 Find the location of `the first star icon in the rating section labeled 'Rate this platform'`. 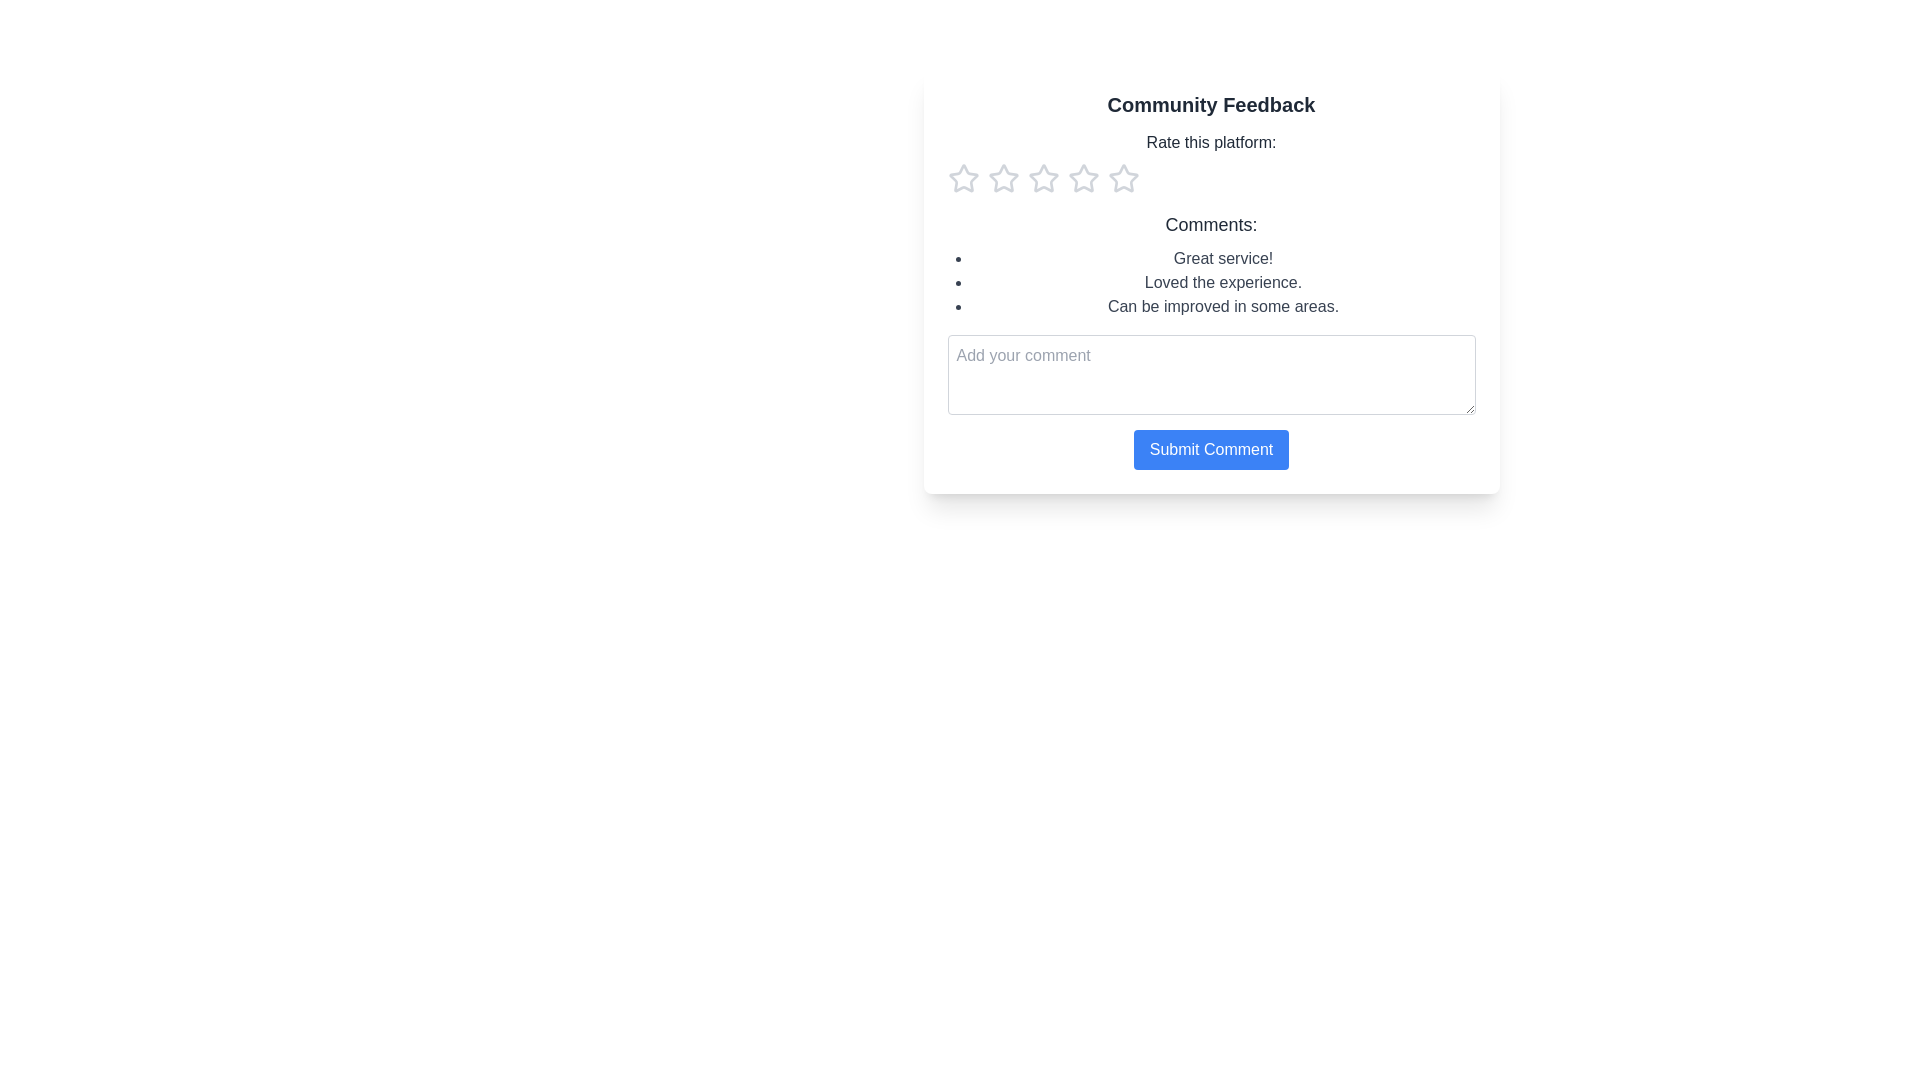

the first star icon in the rating section labeled 'Rate this platform' is located at coordinates (963, 177).